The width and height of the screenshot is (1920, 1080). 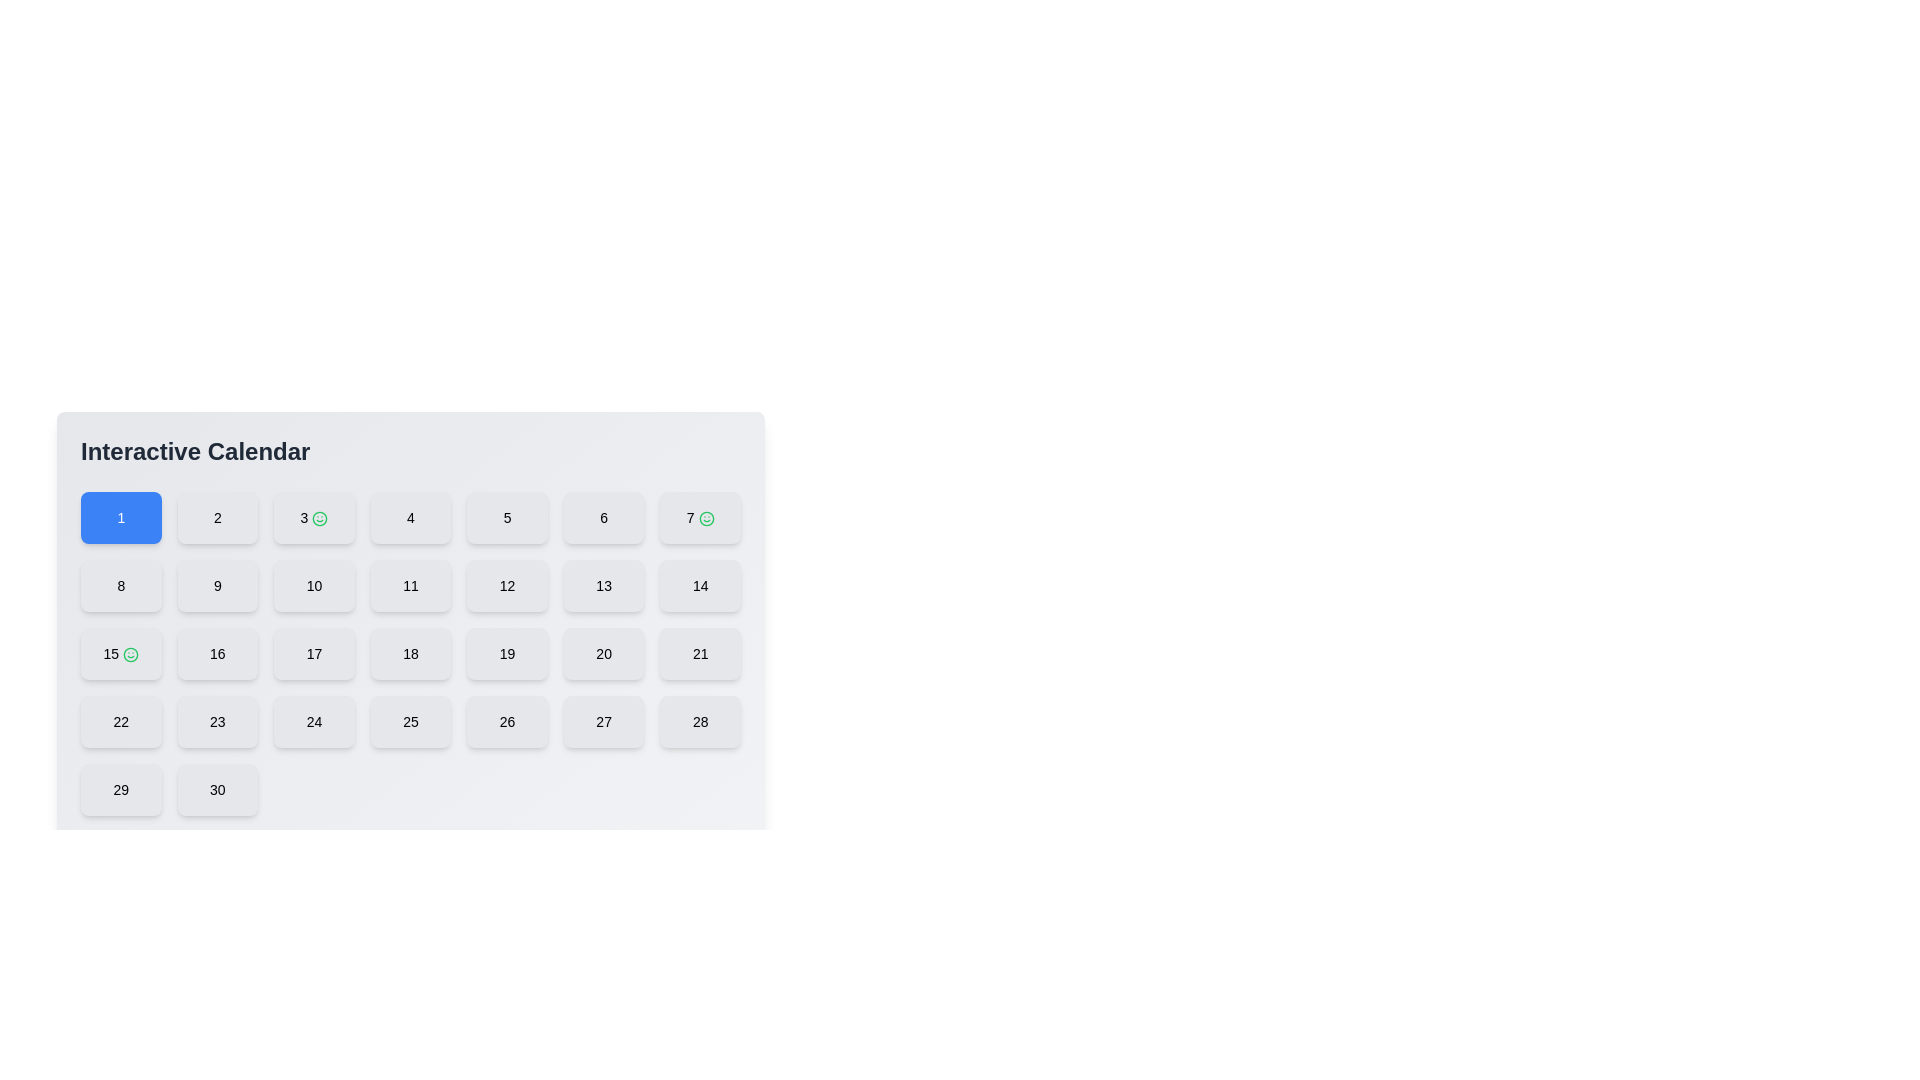 I want to click on the light gray button labeled '19' in the calendar grid, so click(x=507, y=654).